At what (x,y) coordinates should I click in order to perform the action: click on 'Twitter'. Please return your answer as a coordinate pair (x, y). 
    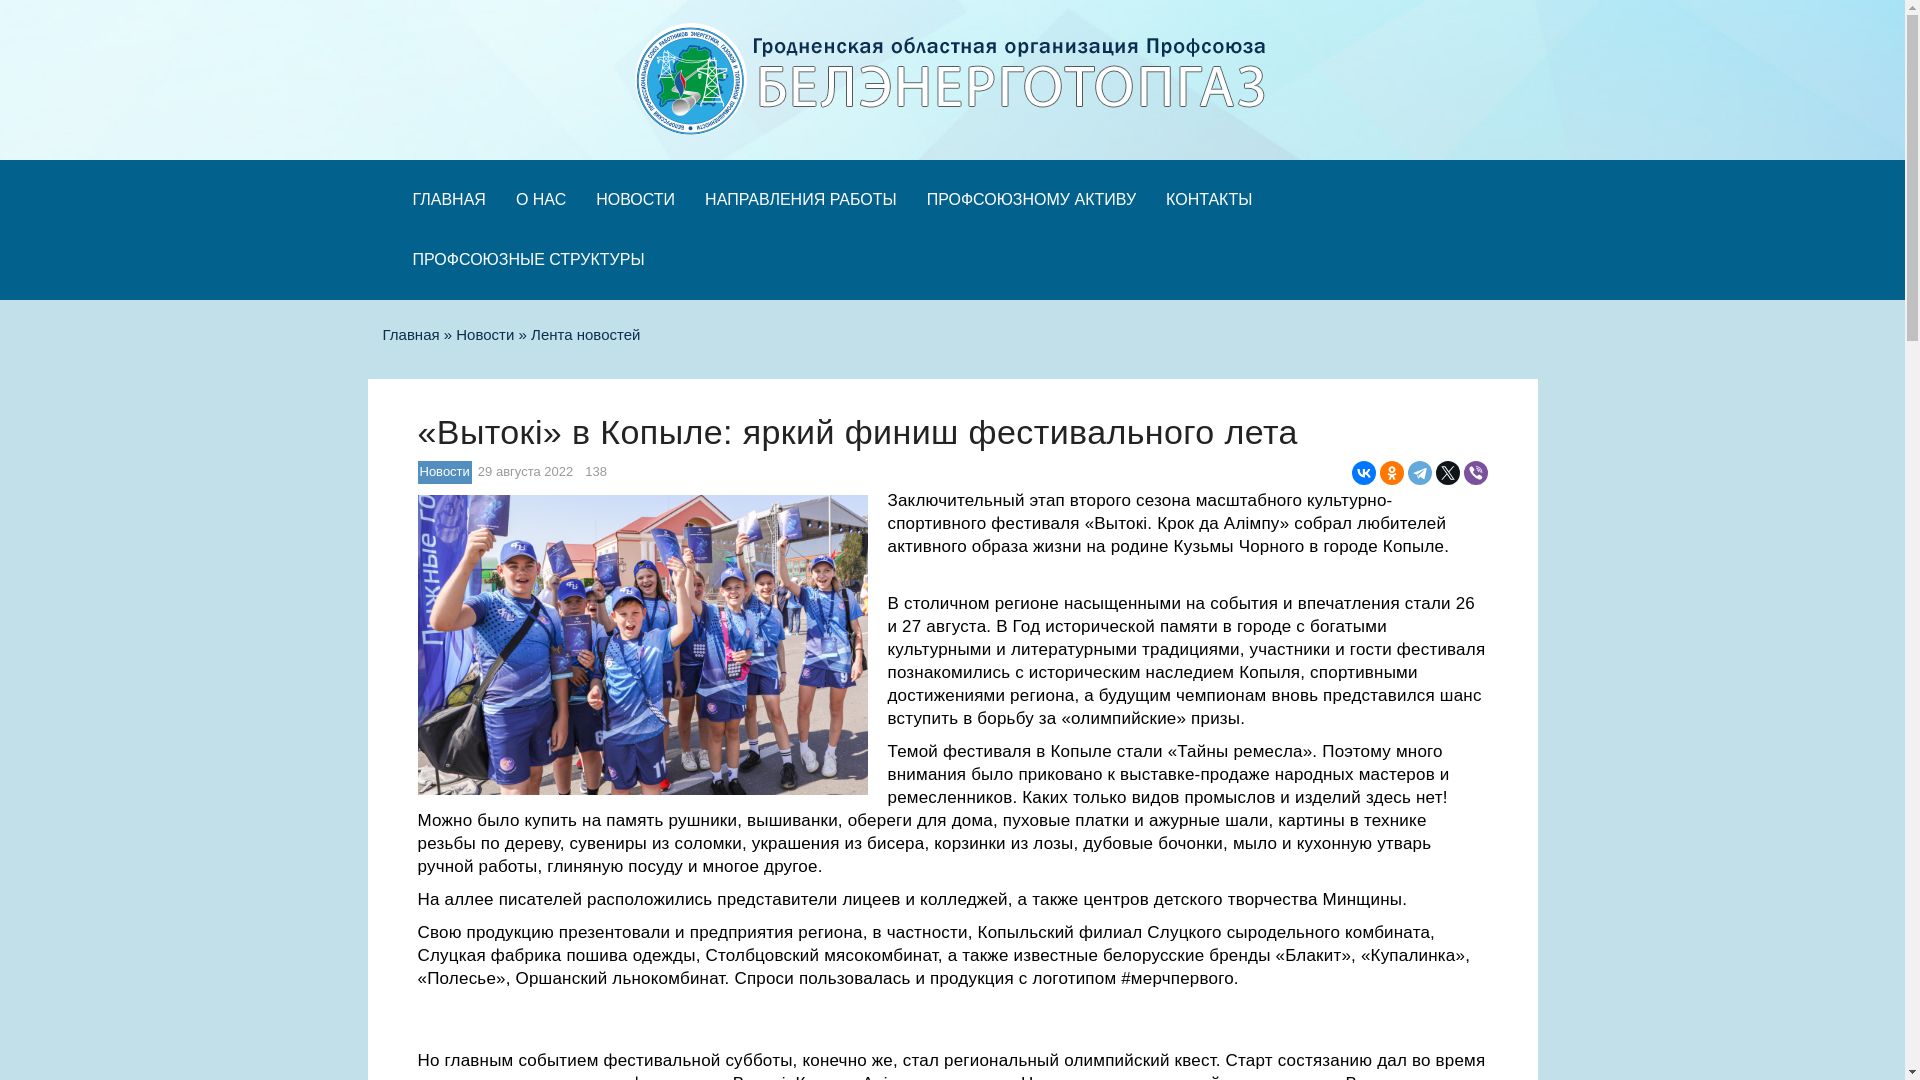
    Looking at the image, I should click on (1434, 473).